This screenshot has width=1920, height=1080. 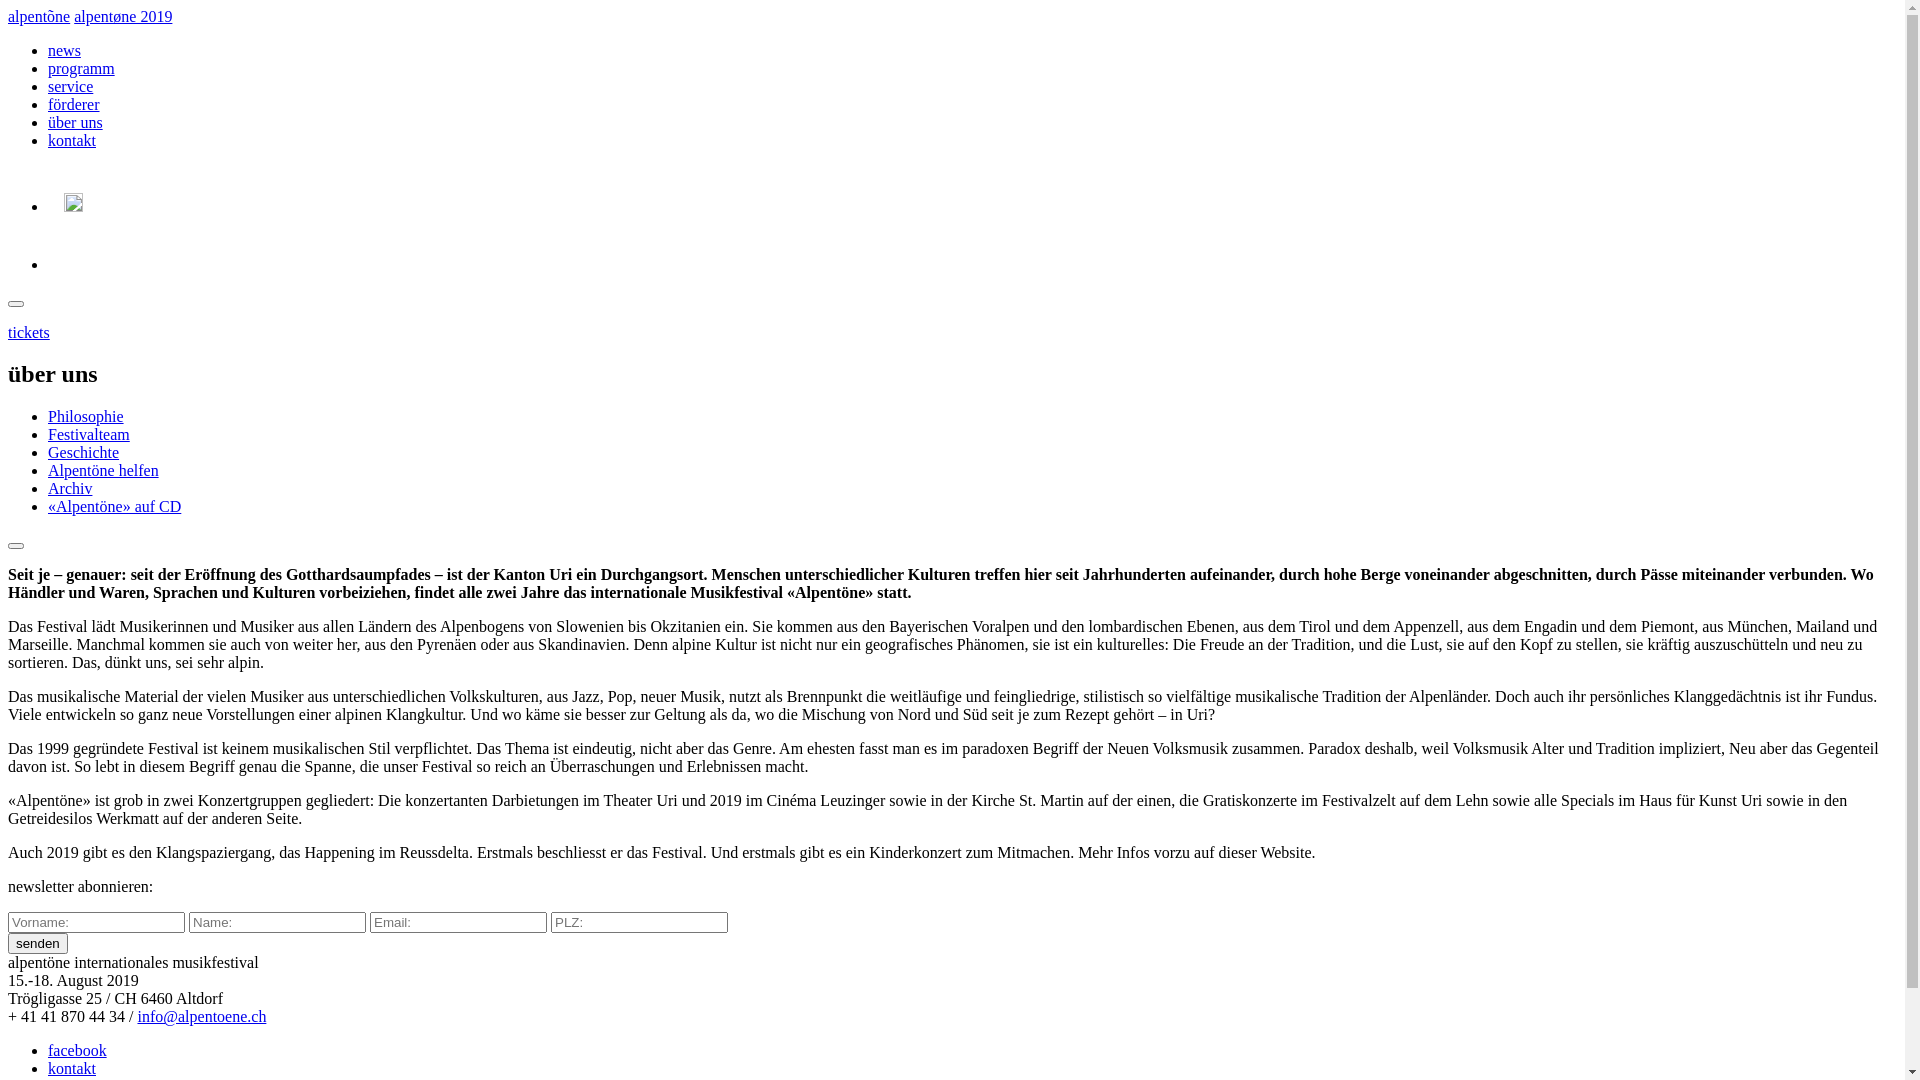 I want to click on 'Geschichte', so click(x=82, y=452).